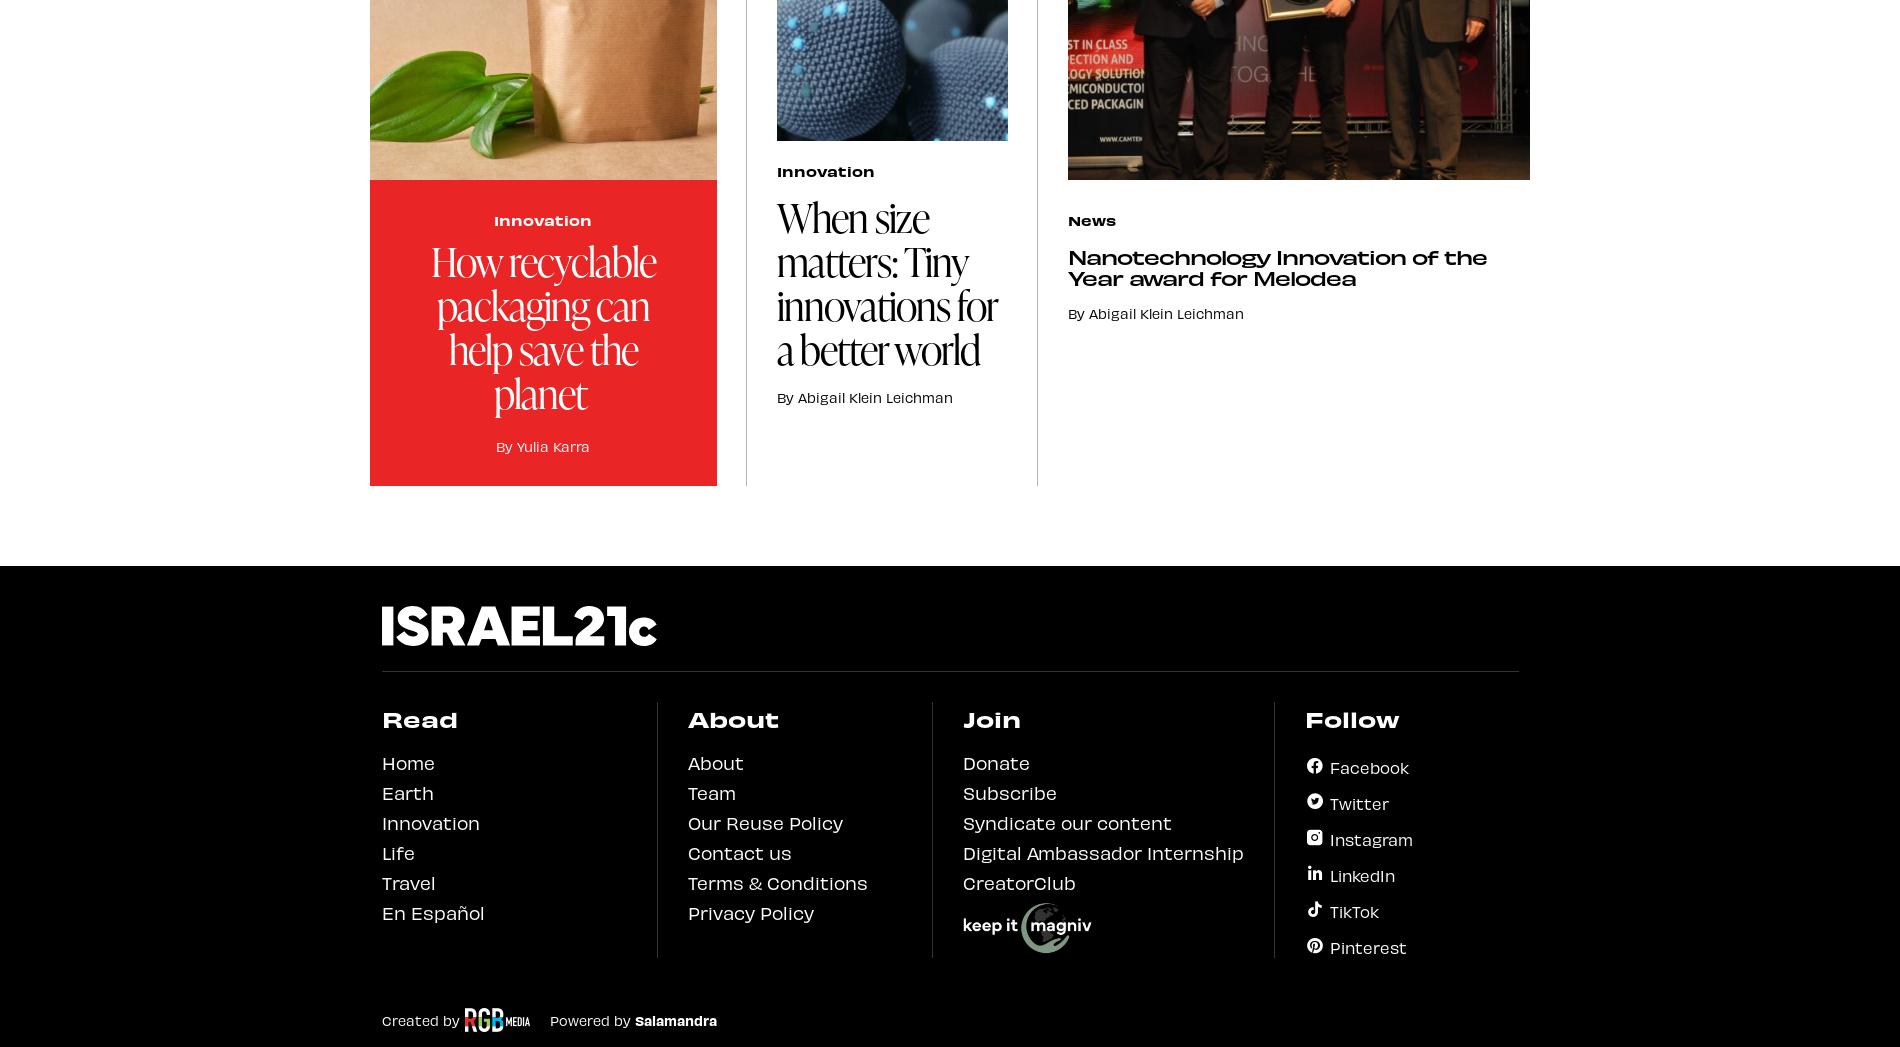 This screenshot has width=1900, height=1047. Describe the element at coordinates (710, 789) in the screenshot. I see `'Team'` at that location.